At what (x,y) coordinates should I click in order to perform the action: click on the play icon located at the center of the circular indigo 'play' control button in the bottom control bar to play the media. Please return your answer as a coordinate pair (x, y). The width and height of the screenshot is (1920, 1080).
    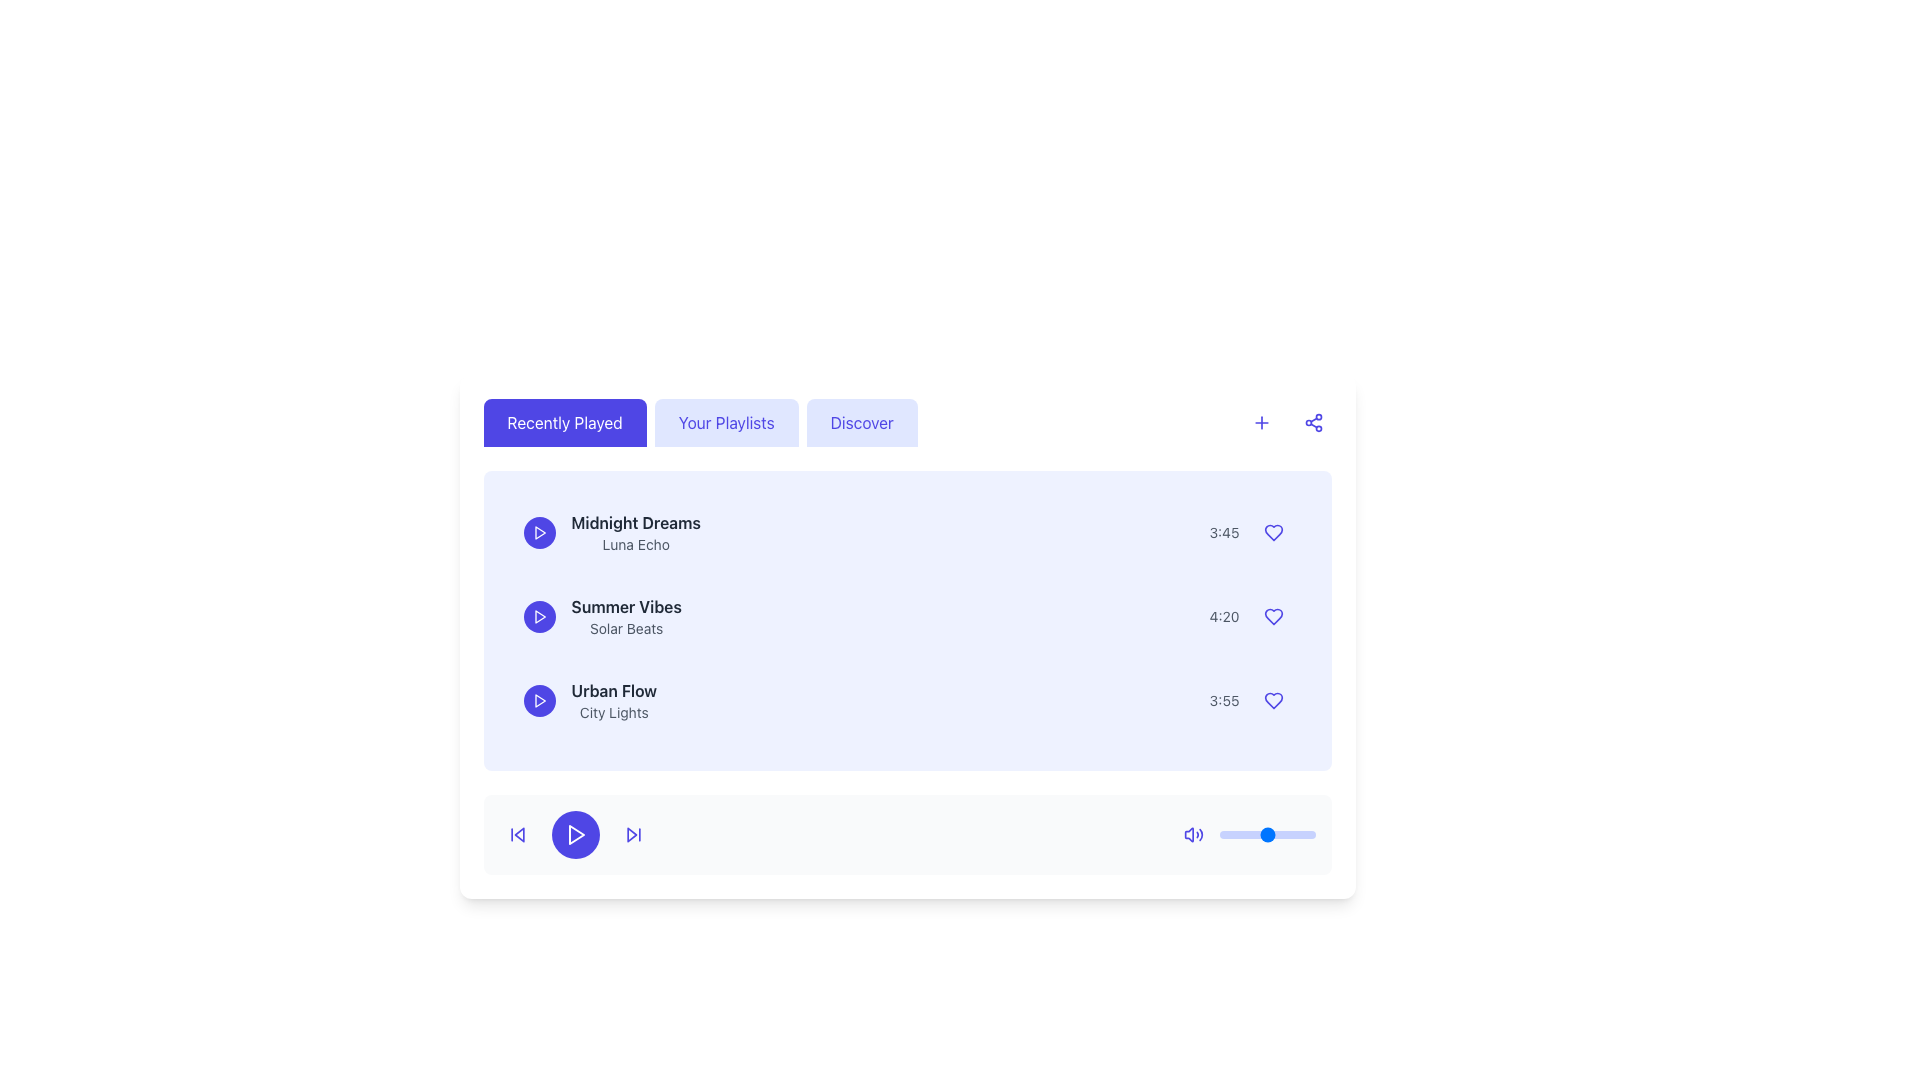
    Looking at the image, I should click on (539, 531).